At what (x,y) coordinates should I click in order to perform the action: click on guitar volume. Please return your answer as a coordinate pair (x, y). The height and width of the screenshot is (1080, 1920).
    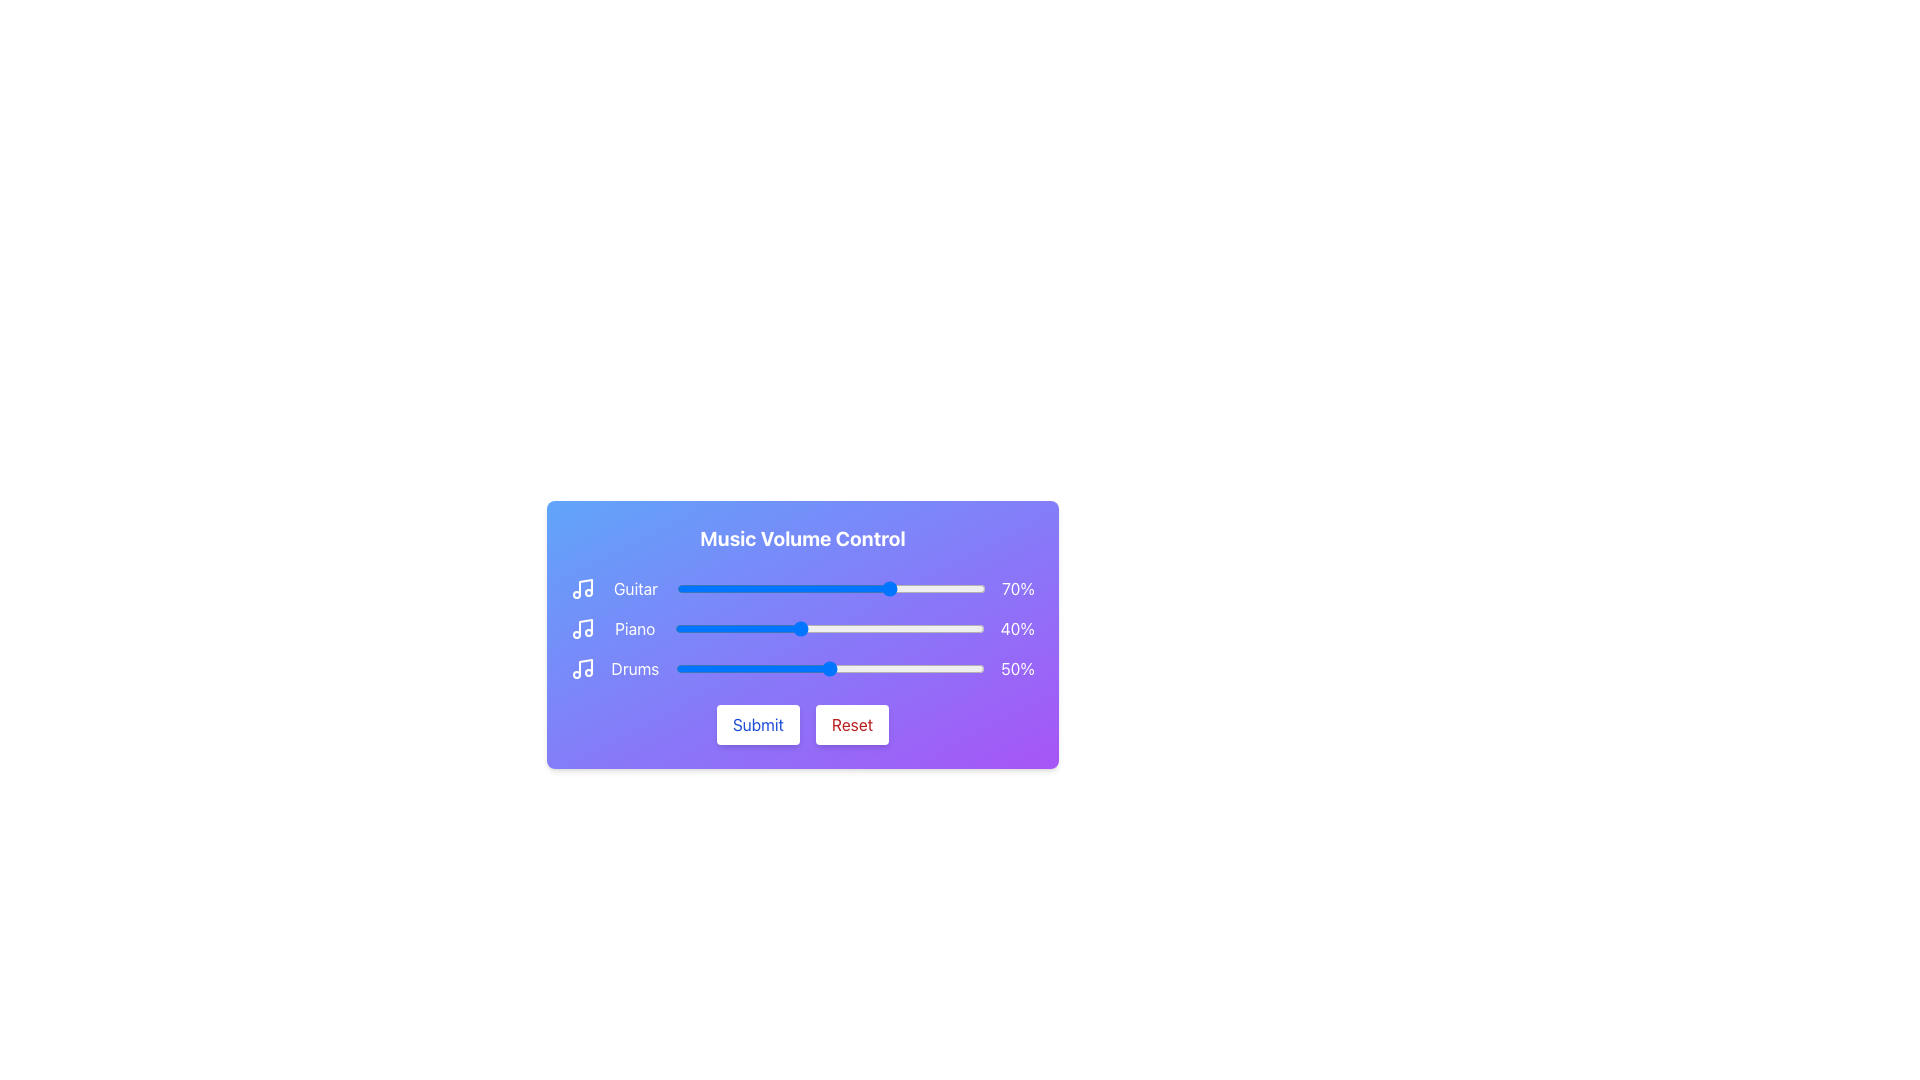
    Looking at the image, I should click on (877, 588).